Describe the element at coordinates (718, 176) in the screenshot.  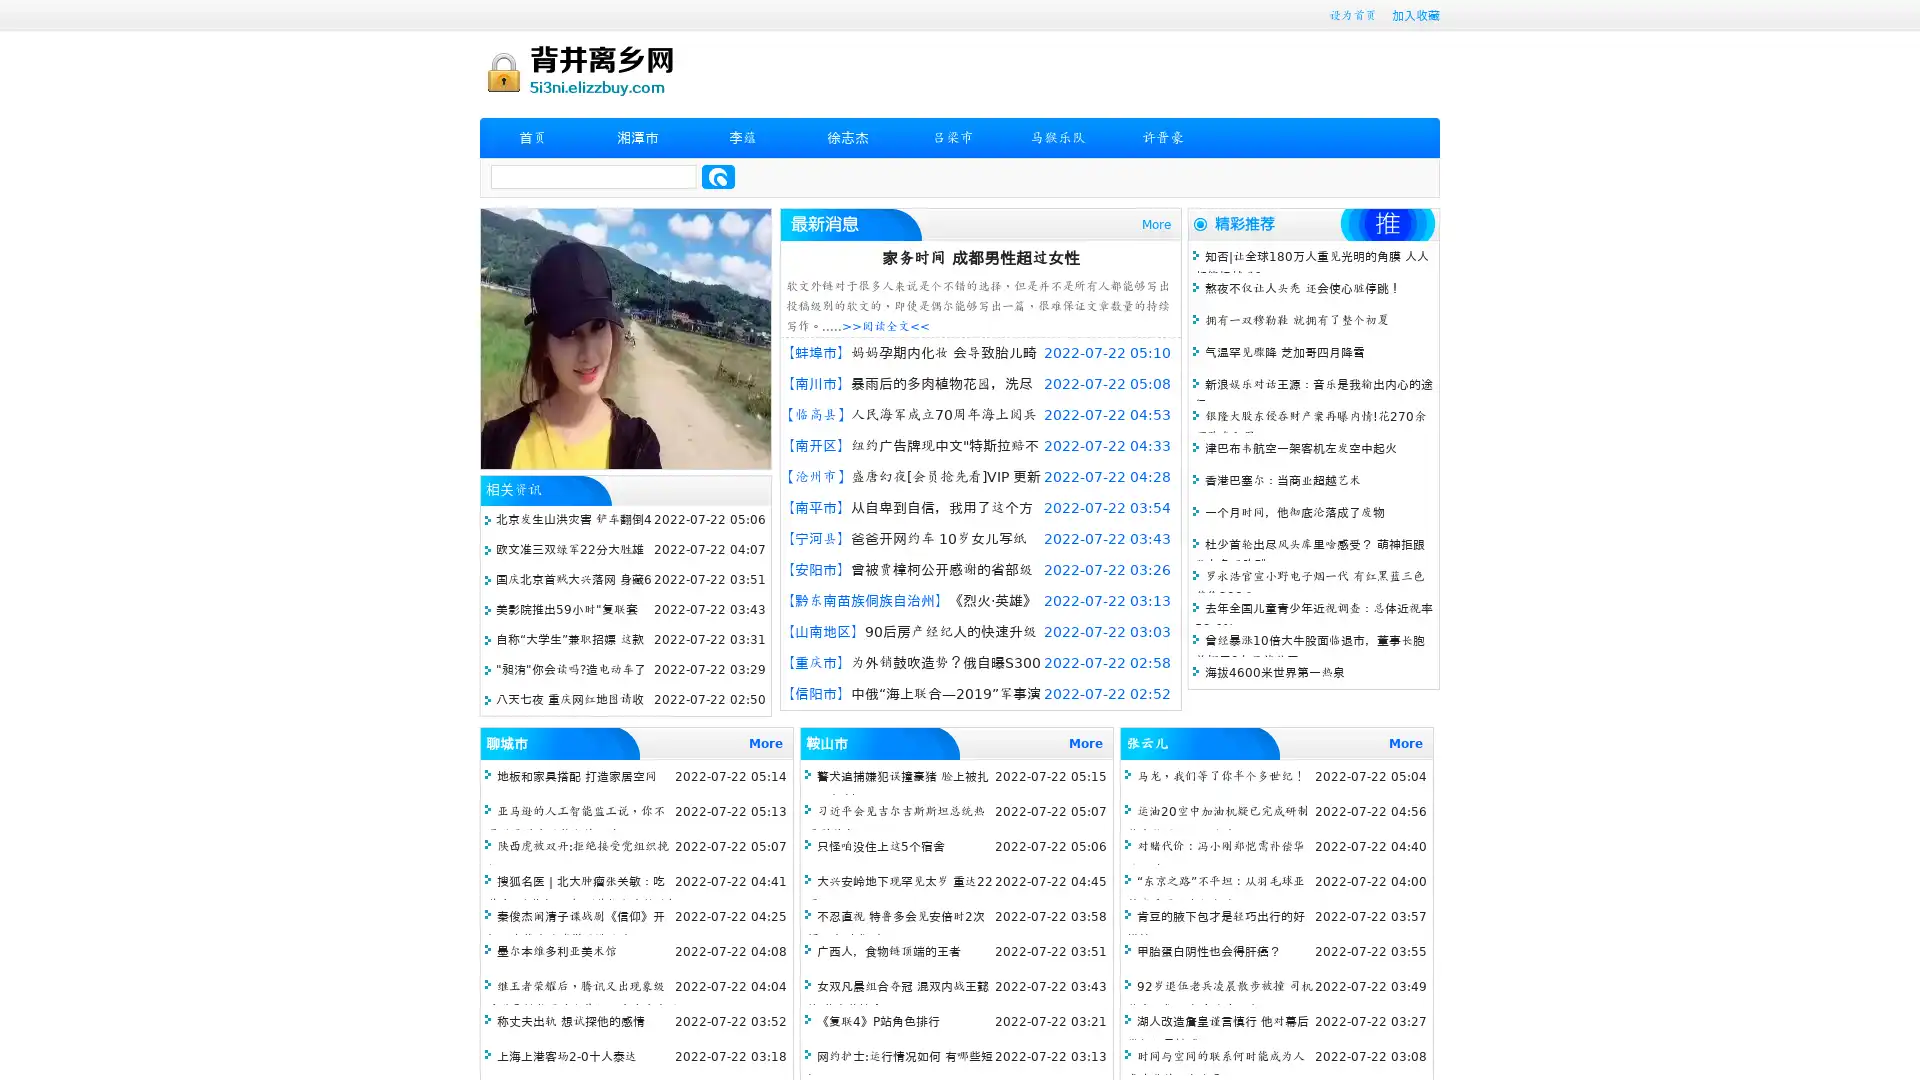
I see `Search` at that location.